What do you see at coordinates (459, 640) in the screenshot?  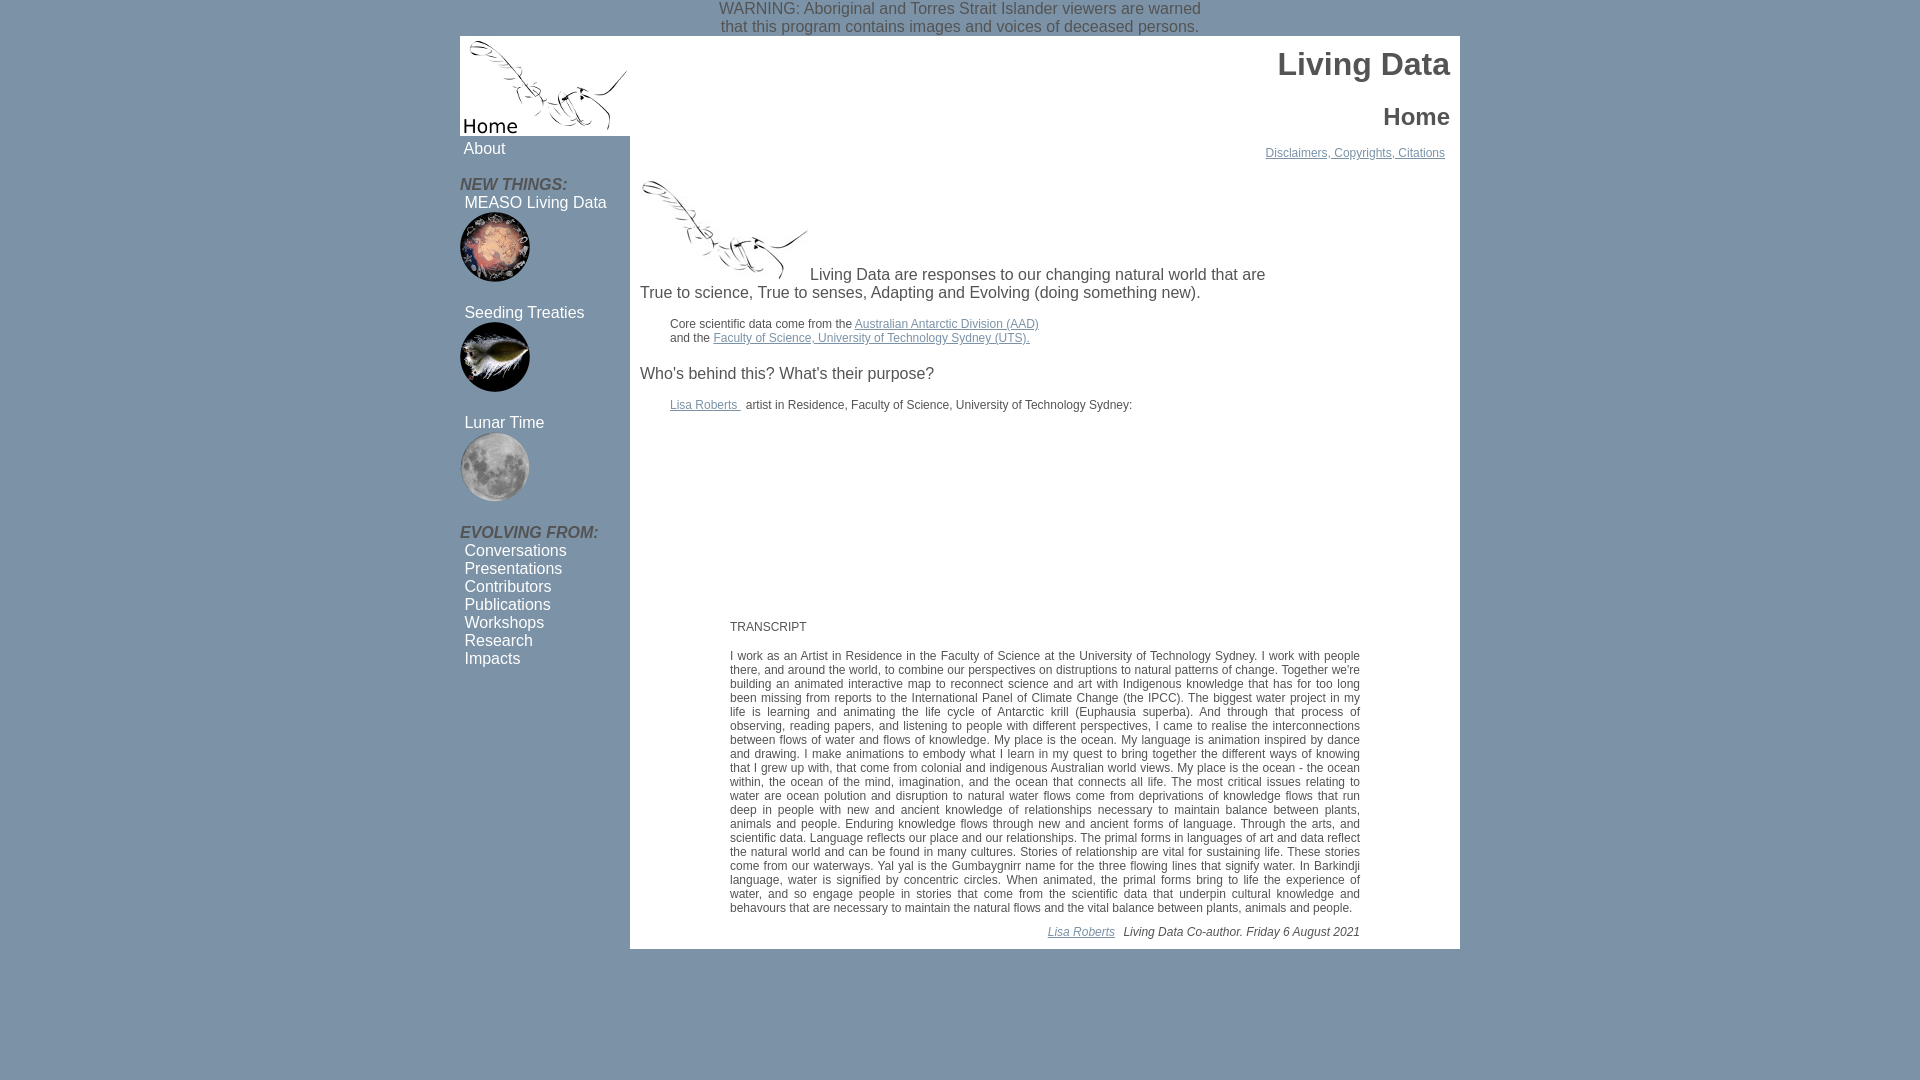 I see `' Research'` at bounding box center [459, 640].